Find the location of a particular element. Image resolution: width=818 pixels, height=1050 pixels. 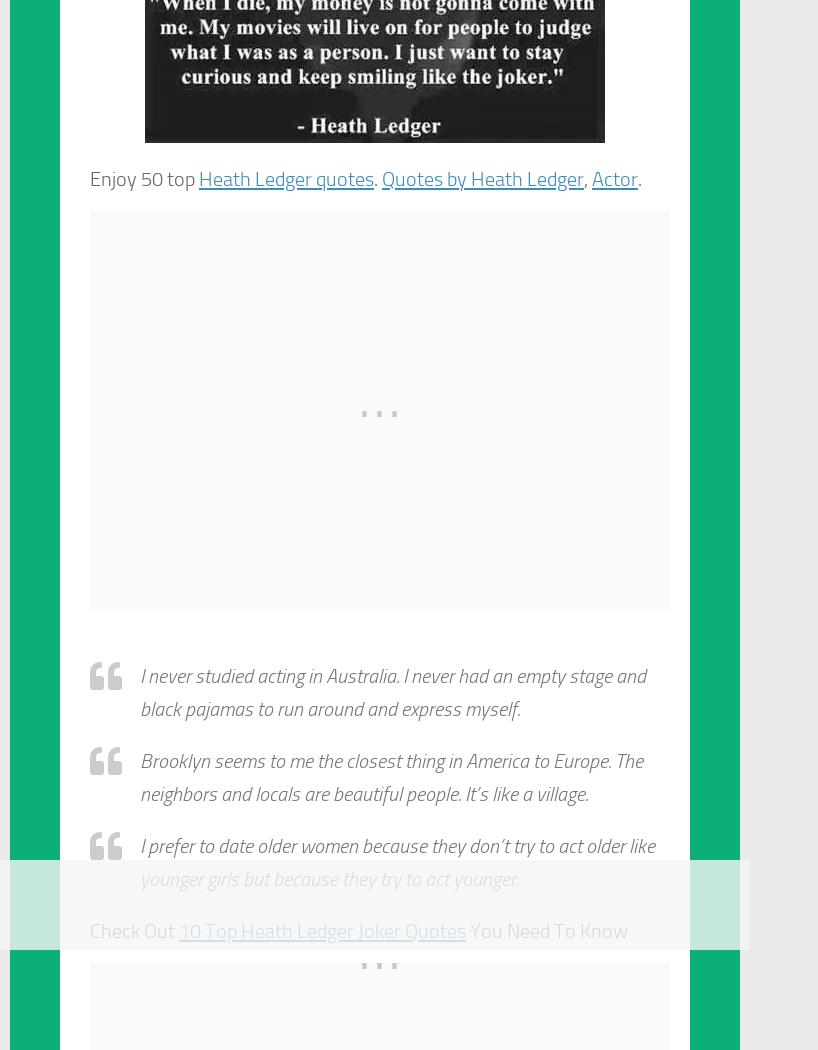

',' is located at coordinates (586, 179).